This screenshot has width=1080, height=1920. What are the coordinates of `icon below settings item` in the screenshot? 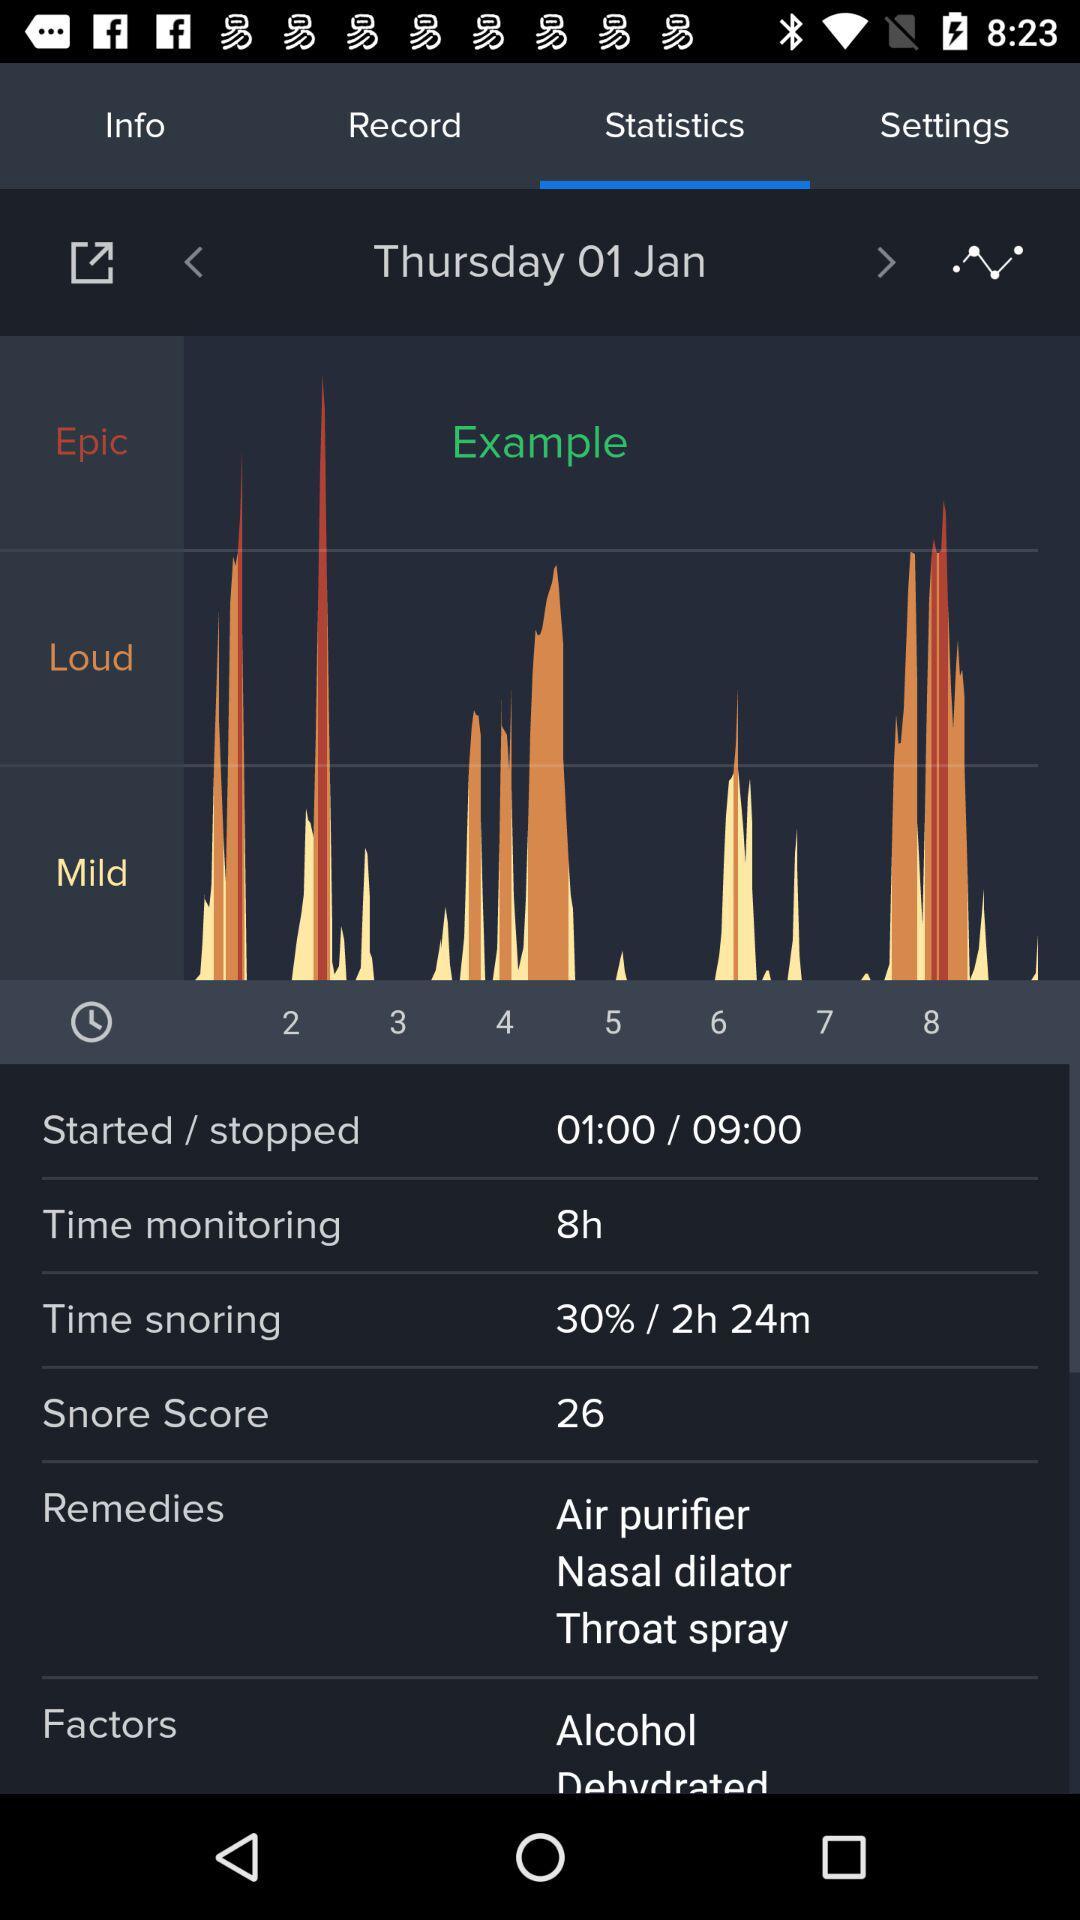 It's located at (987, 261).